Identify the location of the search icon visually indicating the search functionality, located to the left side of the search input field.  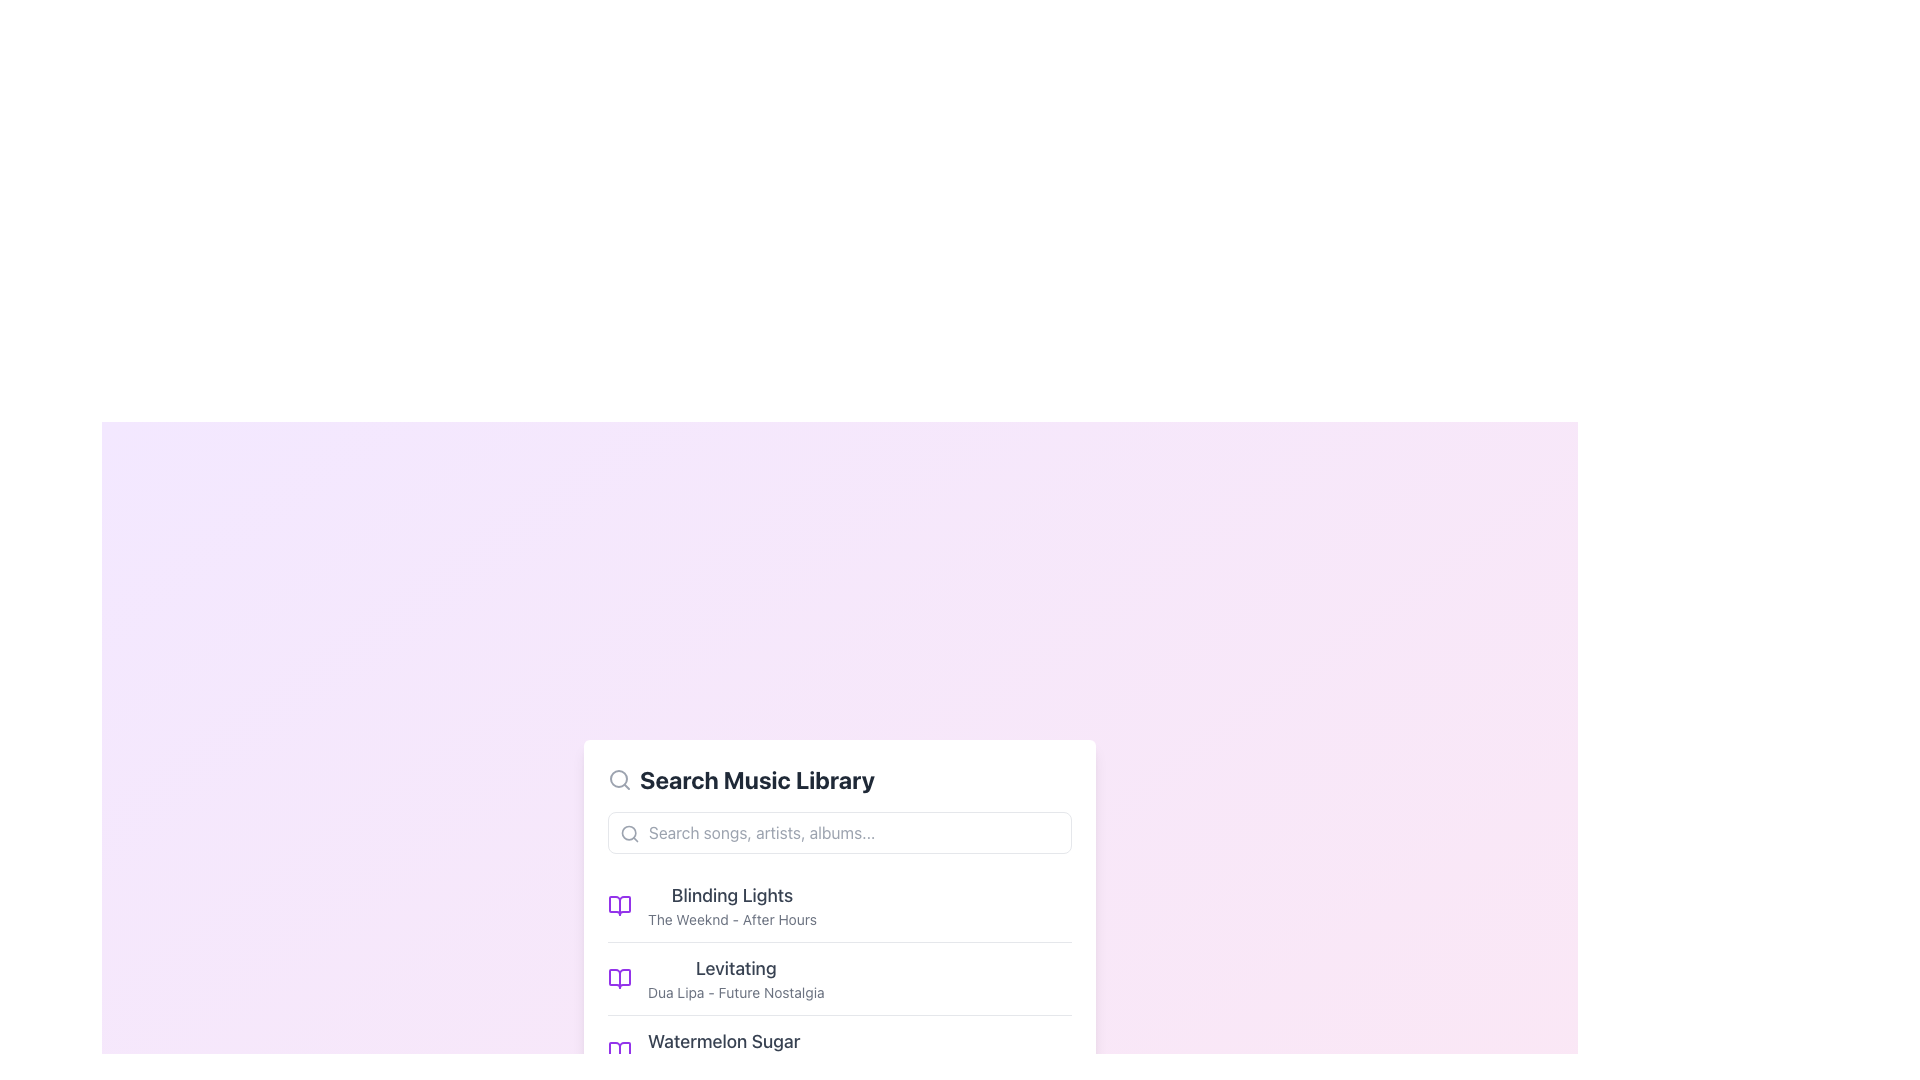
(628, 833).